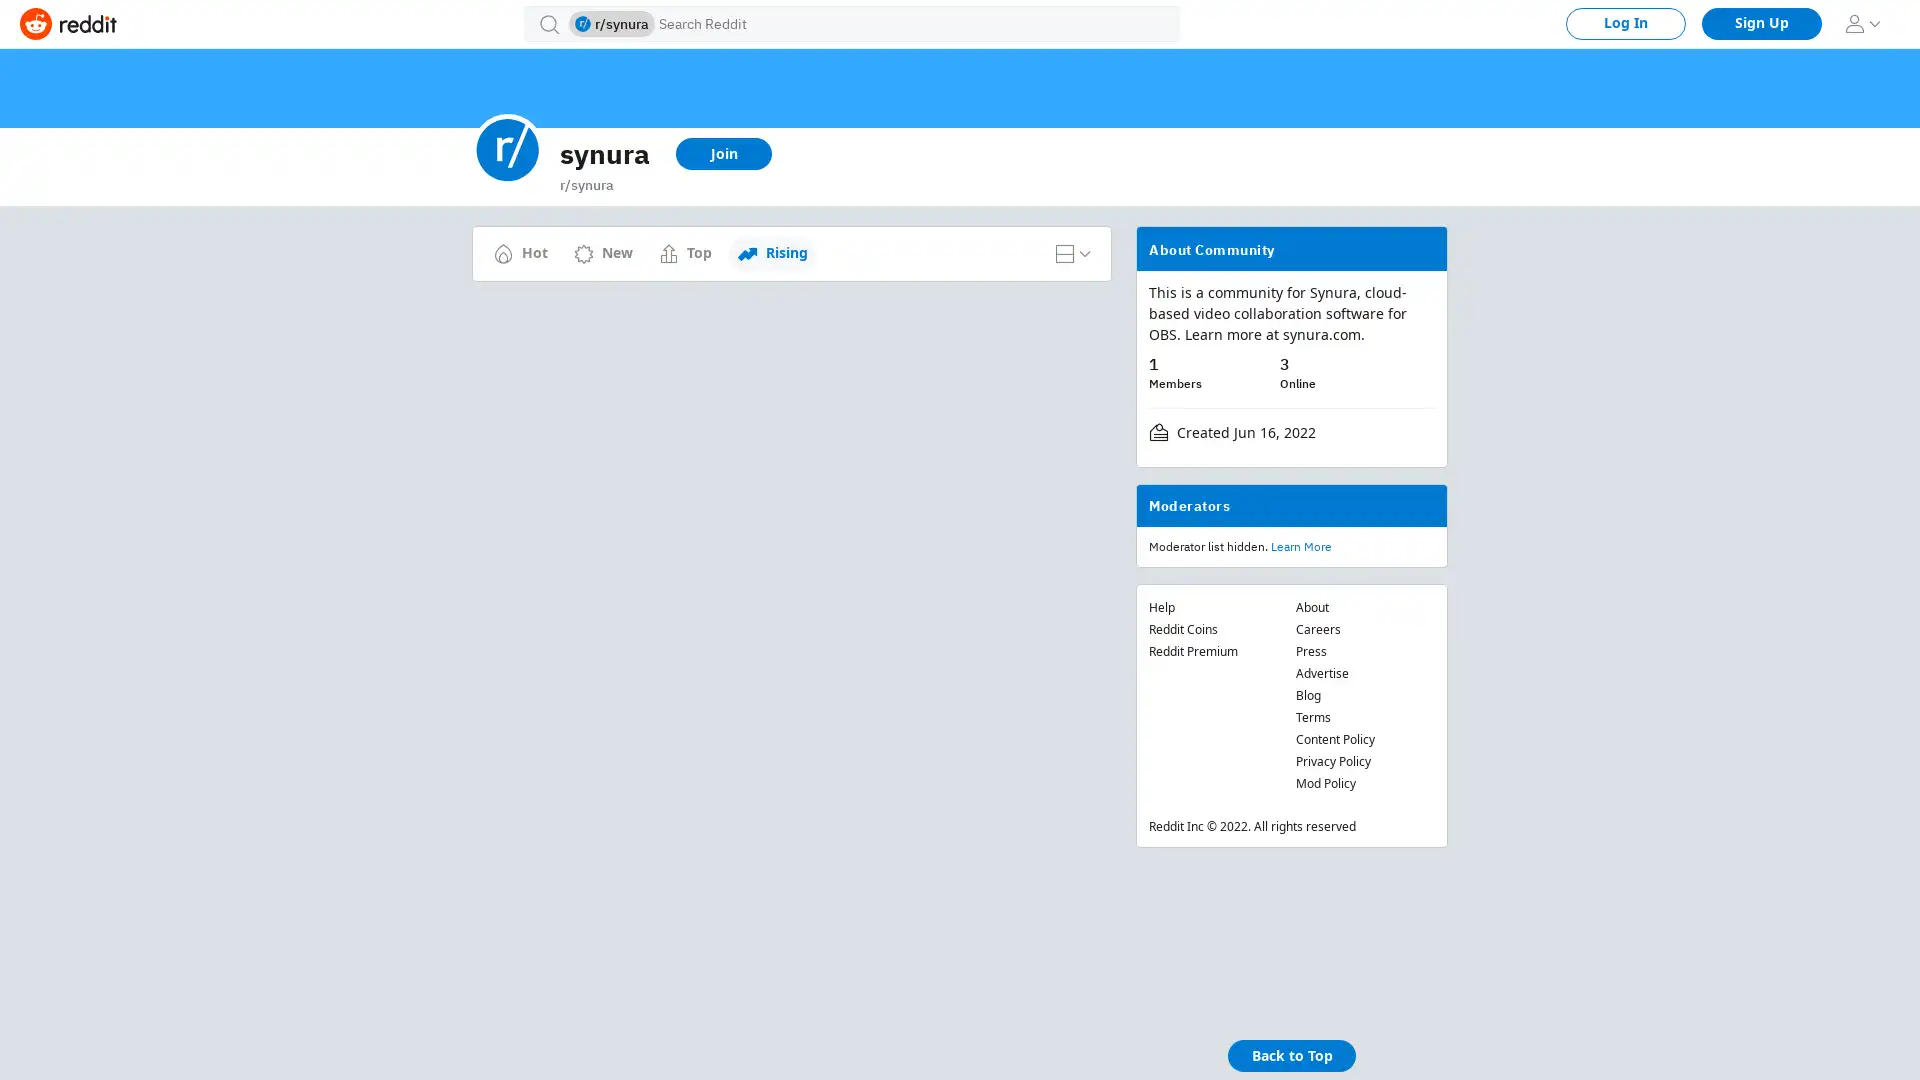  Describe the element at coordinates (775, 242) in the screenshot. I see `New Posts` at that location.